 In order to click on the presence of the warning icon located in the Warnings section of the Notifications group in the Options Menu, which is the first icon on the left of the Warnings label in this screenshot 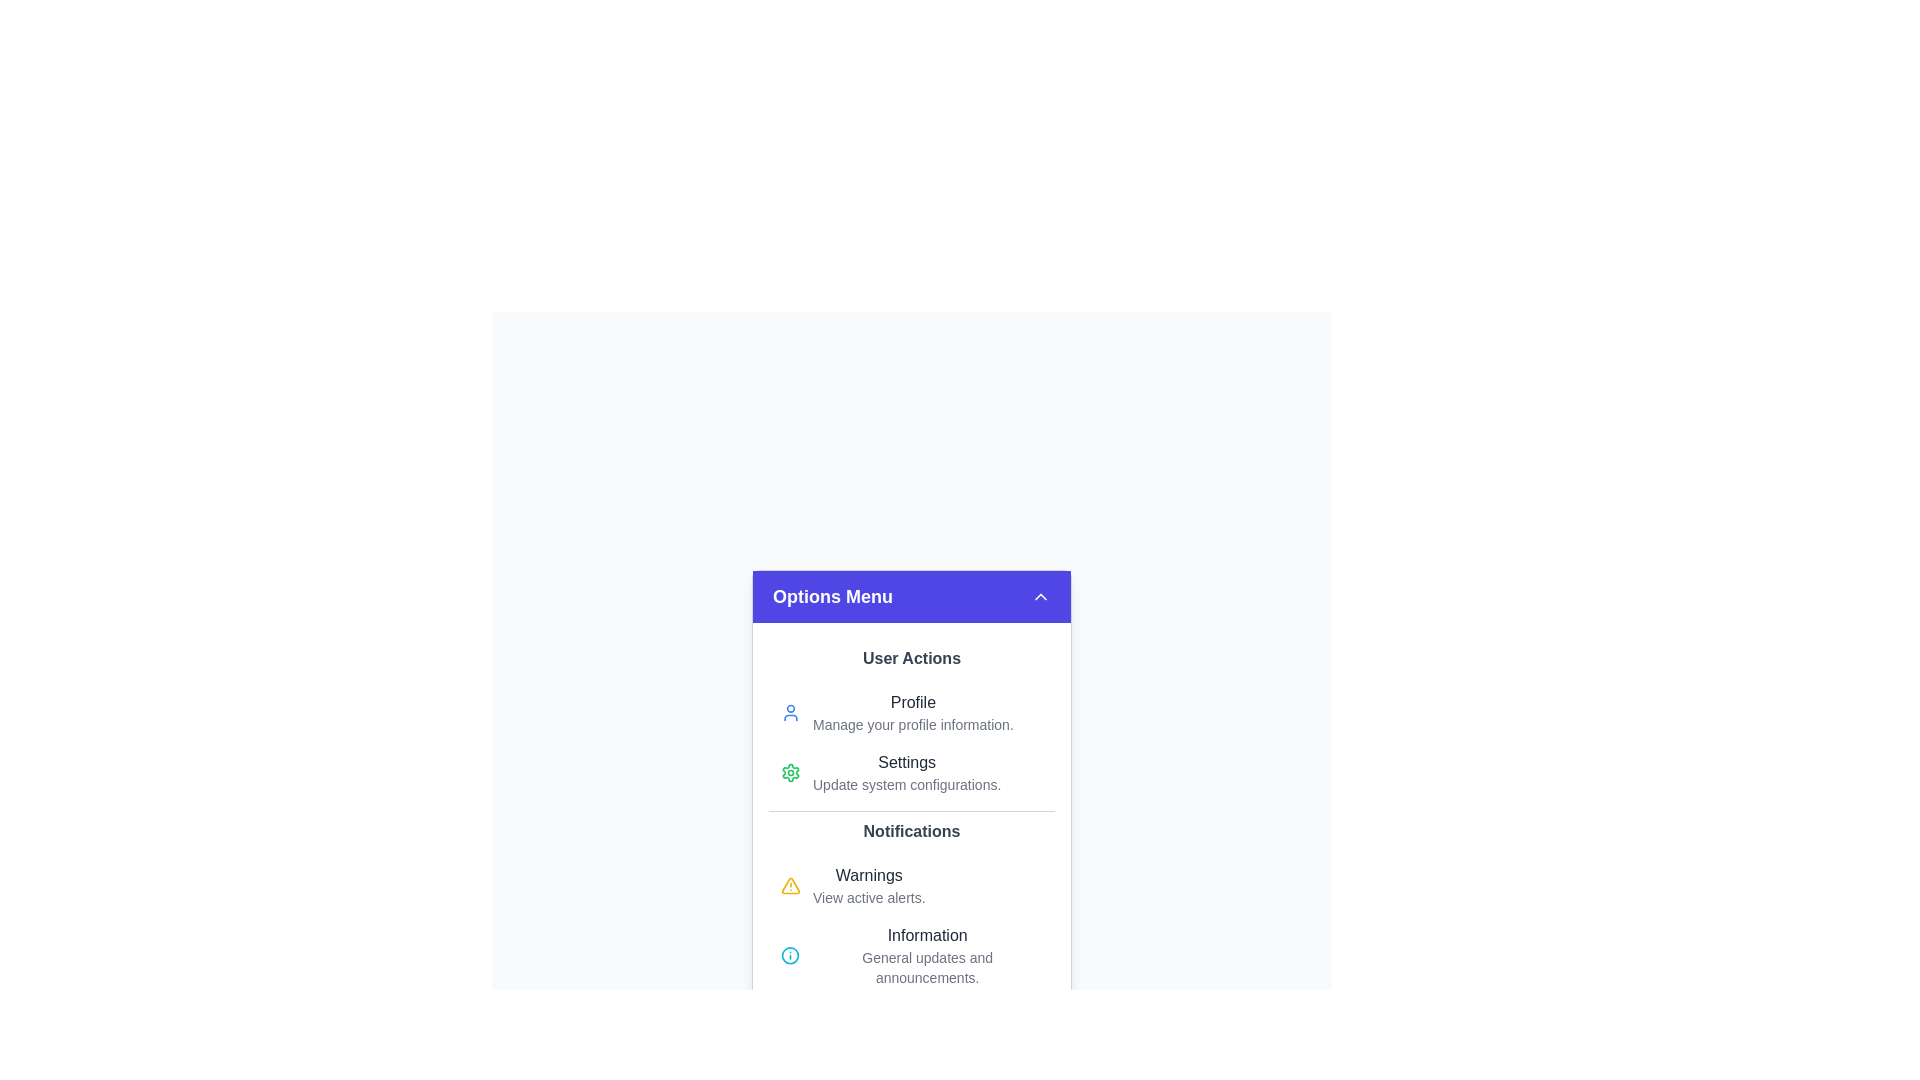, I will do `click(790, 885)`.